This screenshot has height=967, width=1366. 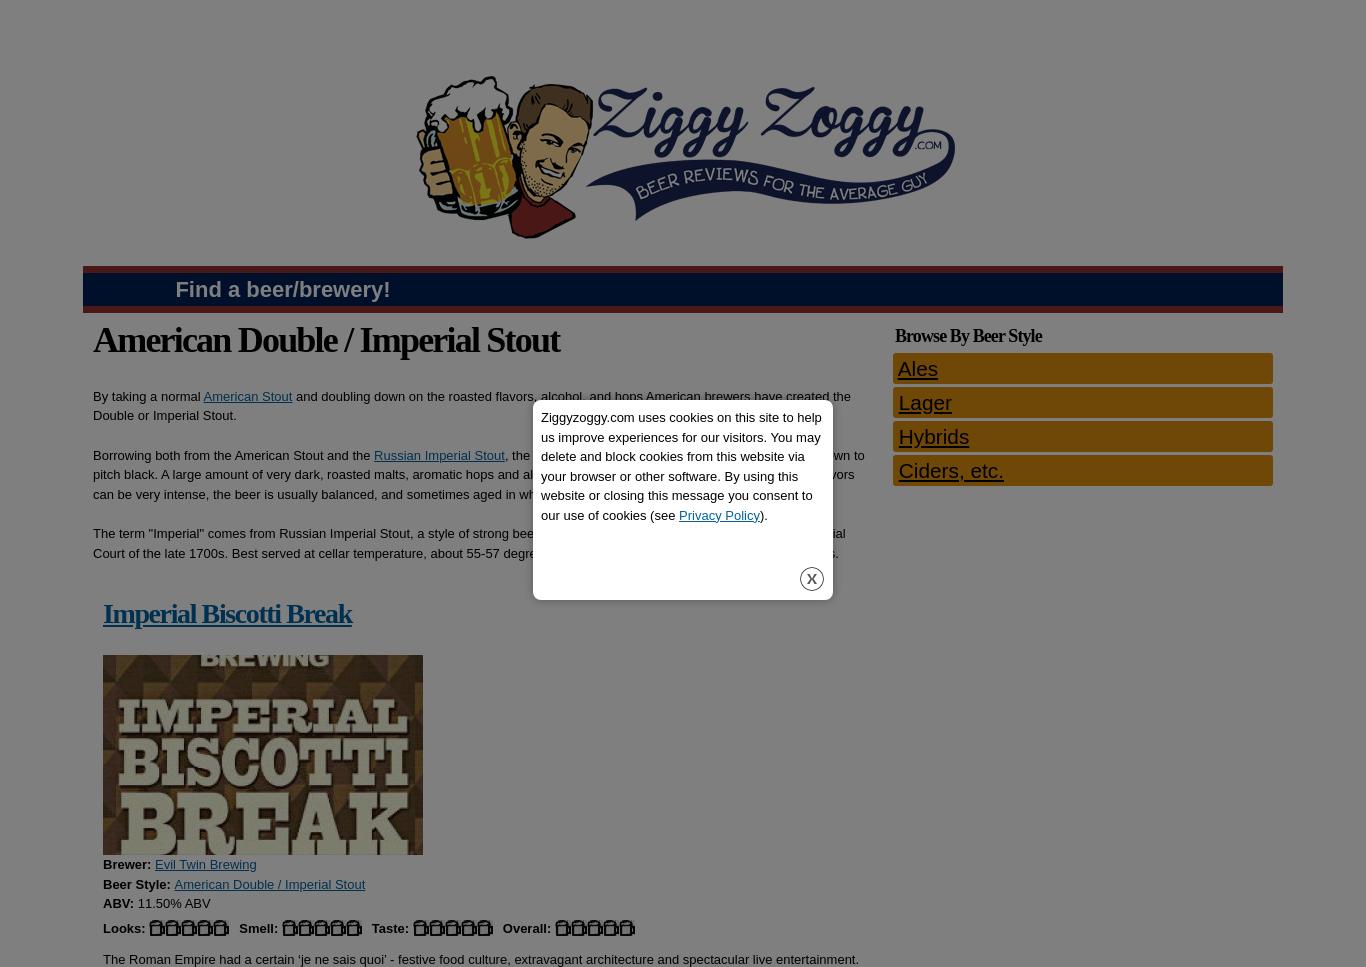 I want to click on ', the Double Stout is almost always either a very dark brown to pitch black.  A large amount of very dark, roasted malts, aromatic hops and alcohol are characteristic of the style.  Although the flavors can be very intense, the beer is usually balanced, and sometimes aged in whiskey or oak barrels.', so click(x=478, y=474).